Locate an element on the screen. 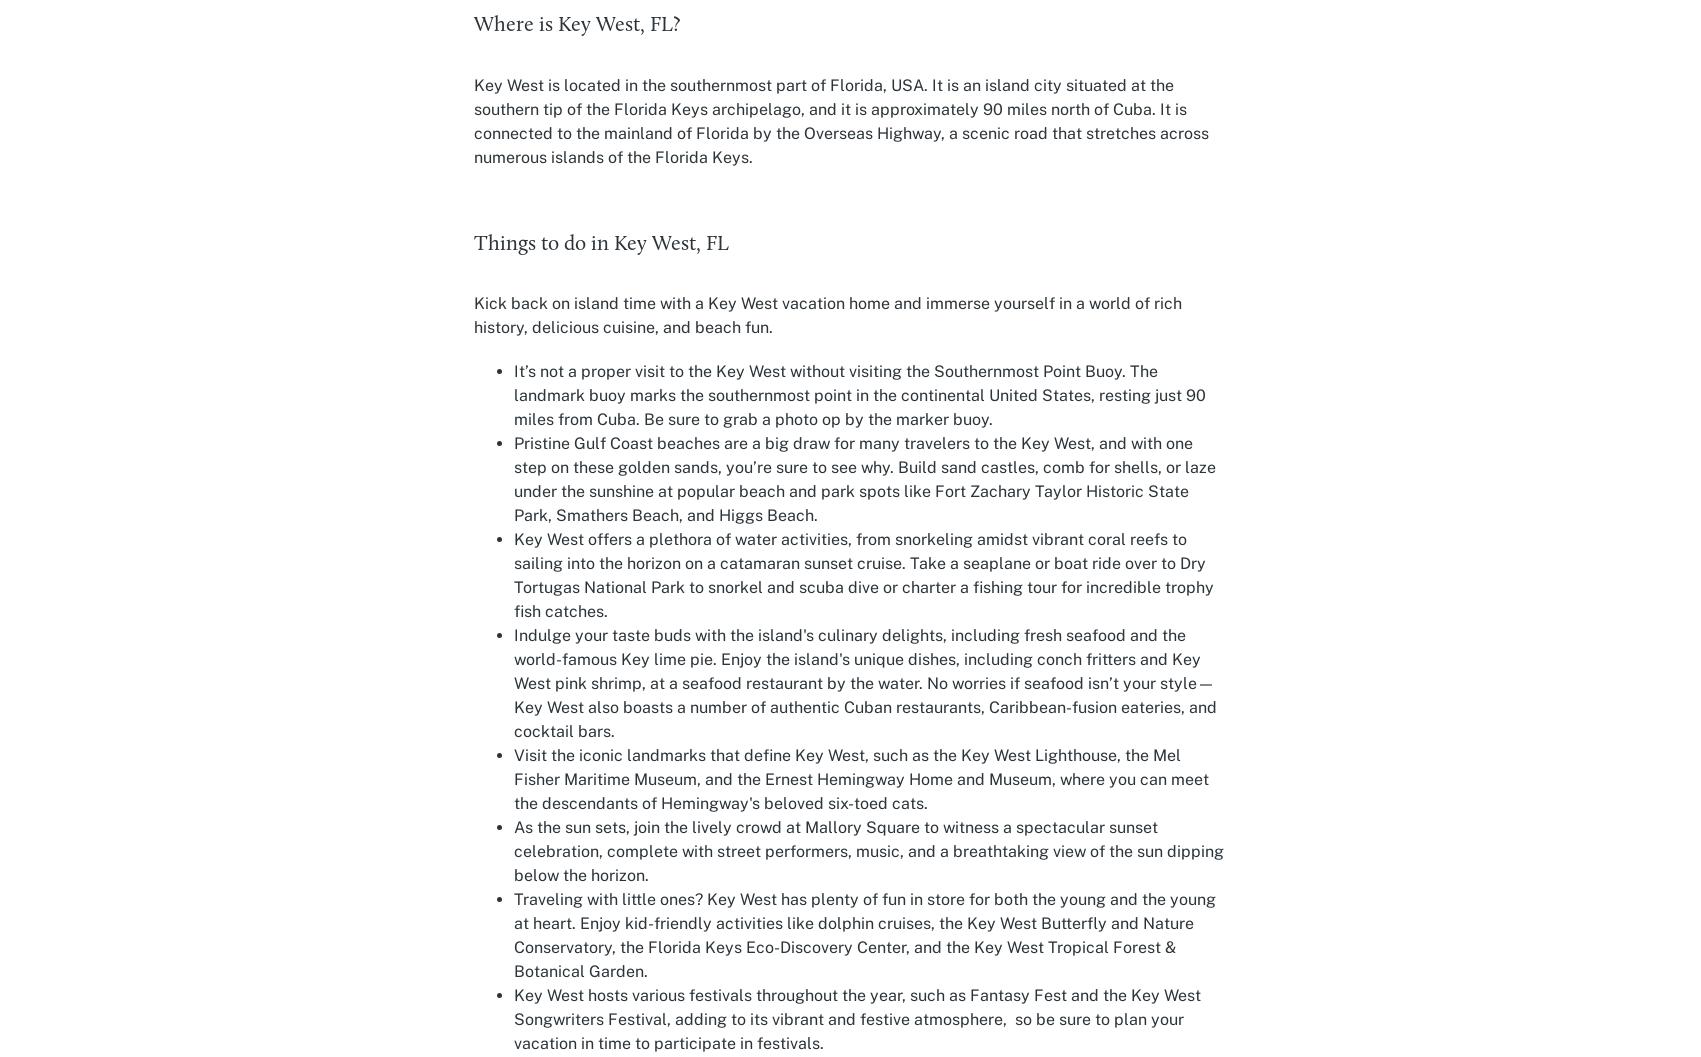 This screenshot has width=1701, height=1057. 'Things to do in Key West, FL' is located at coordinates (600, 242).